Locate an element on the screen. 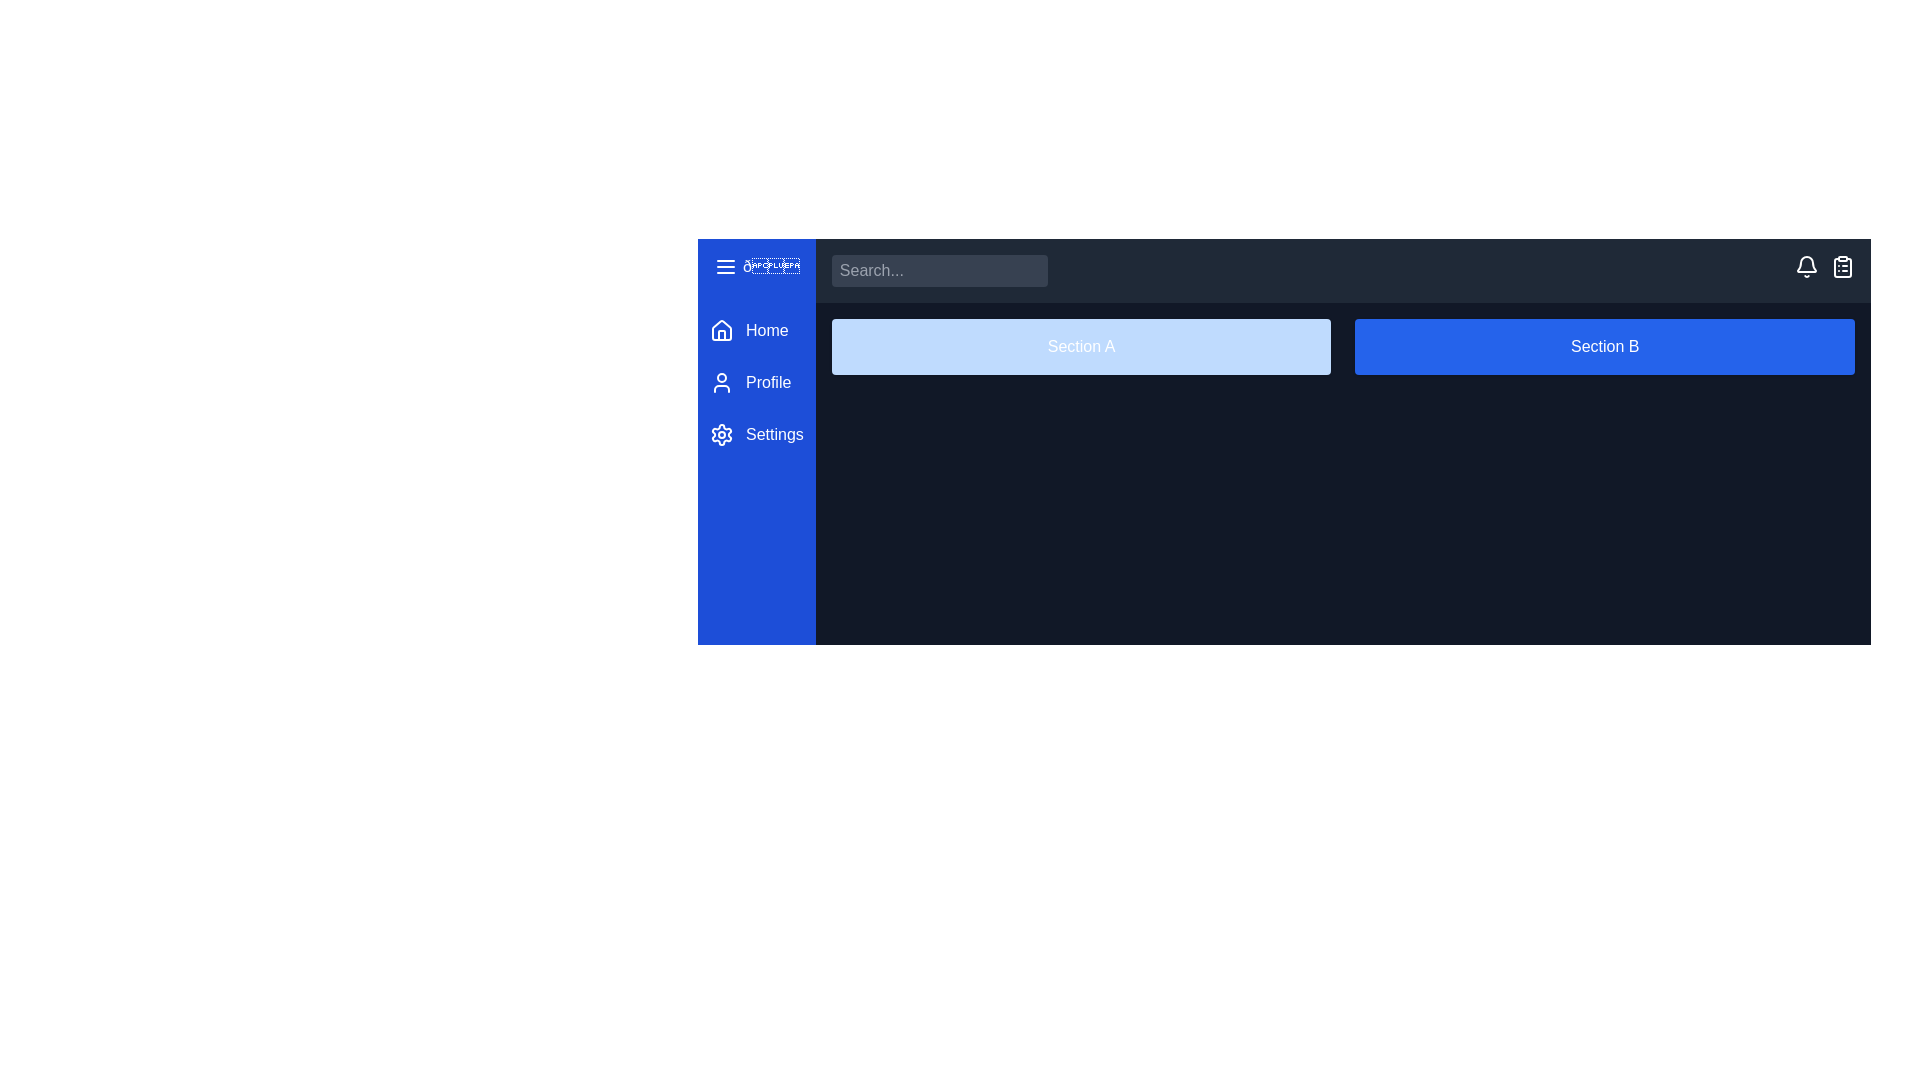 Image resolution: width=1920 pixels, height=1080 pixels. the 'Home' navigation icon located at the top of the vertical navigation bar on the left side of the interface is located at coordinates (720, 330).